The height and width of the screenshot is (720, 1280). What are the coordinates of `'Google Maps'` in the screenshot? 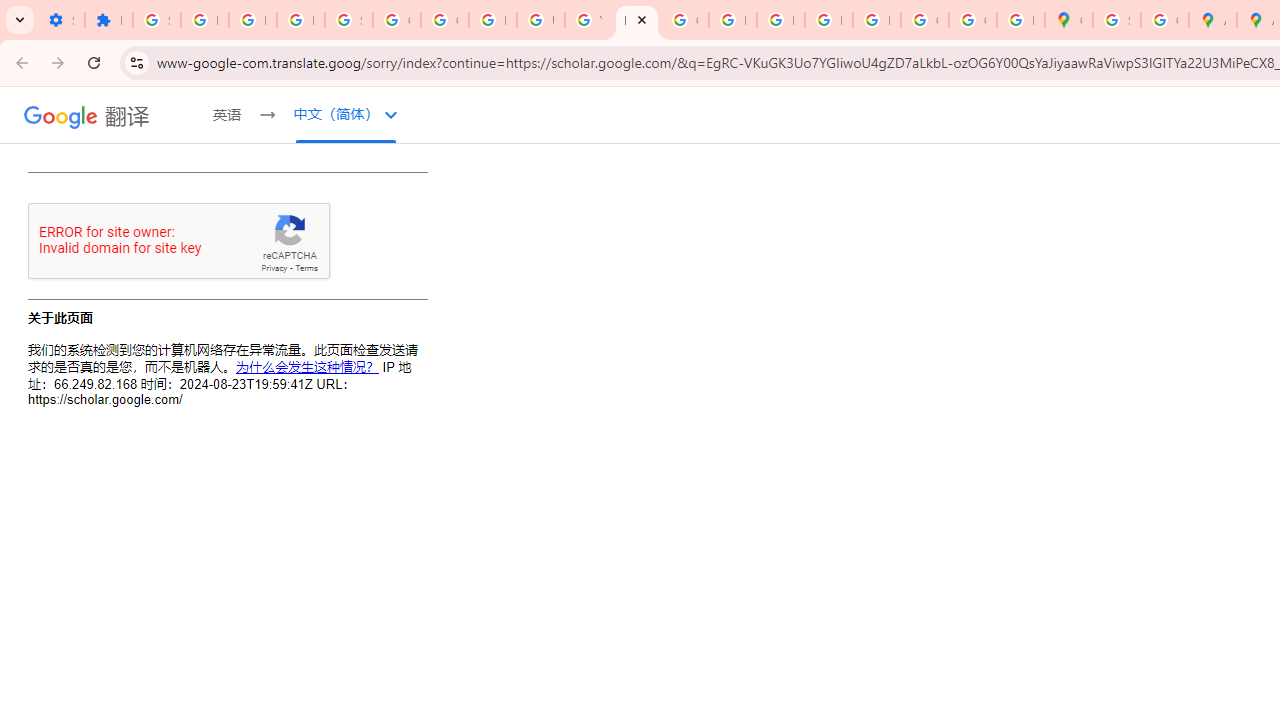 It's located at (1067, 20).